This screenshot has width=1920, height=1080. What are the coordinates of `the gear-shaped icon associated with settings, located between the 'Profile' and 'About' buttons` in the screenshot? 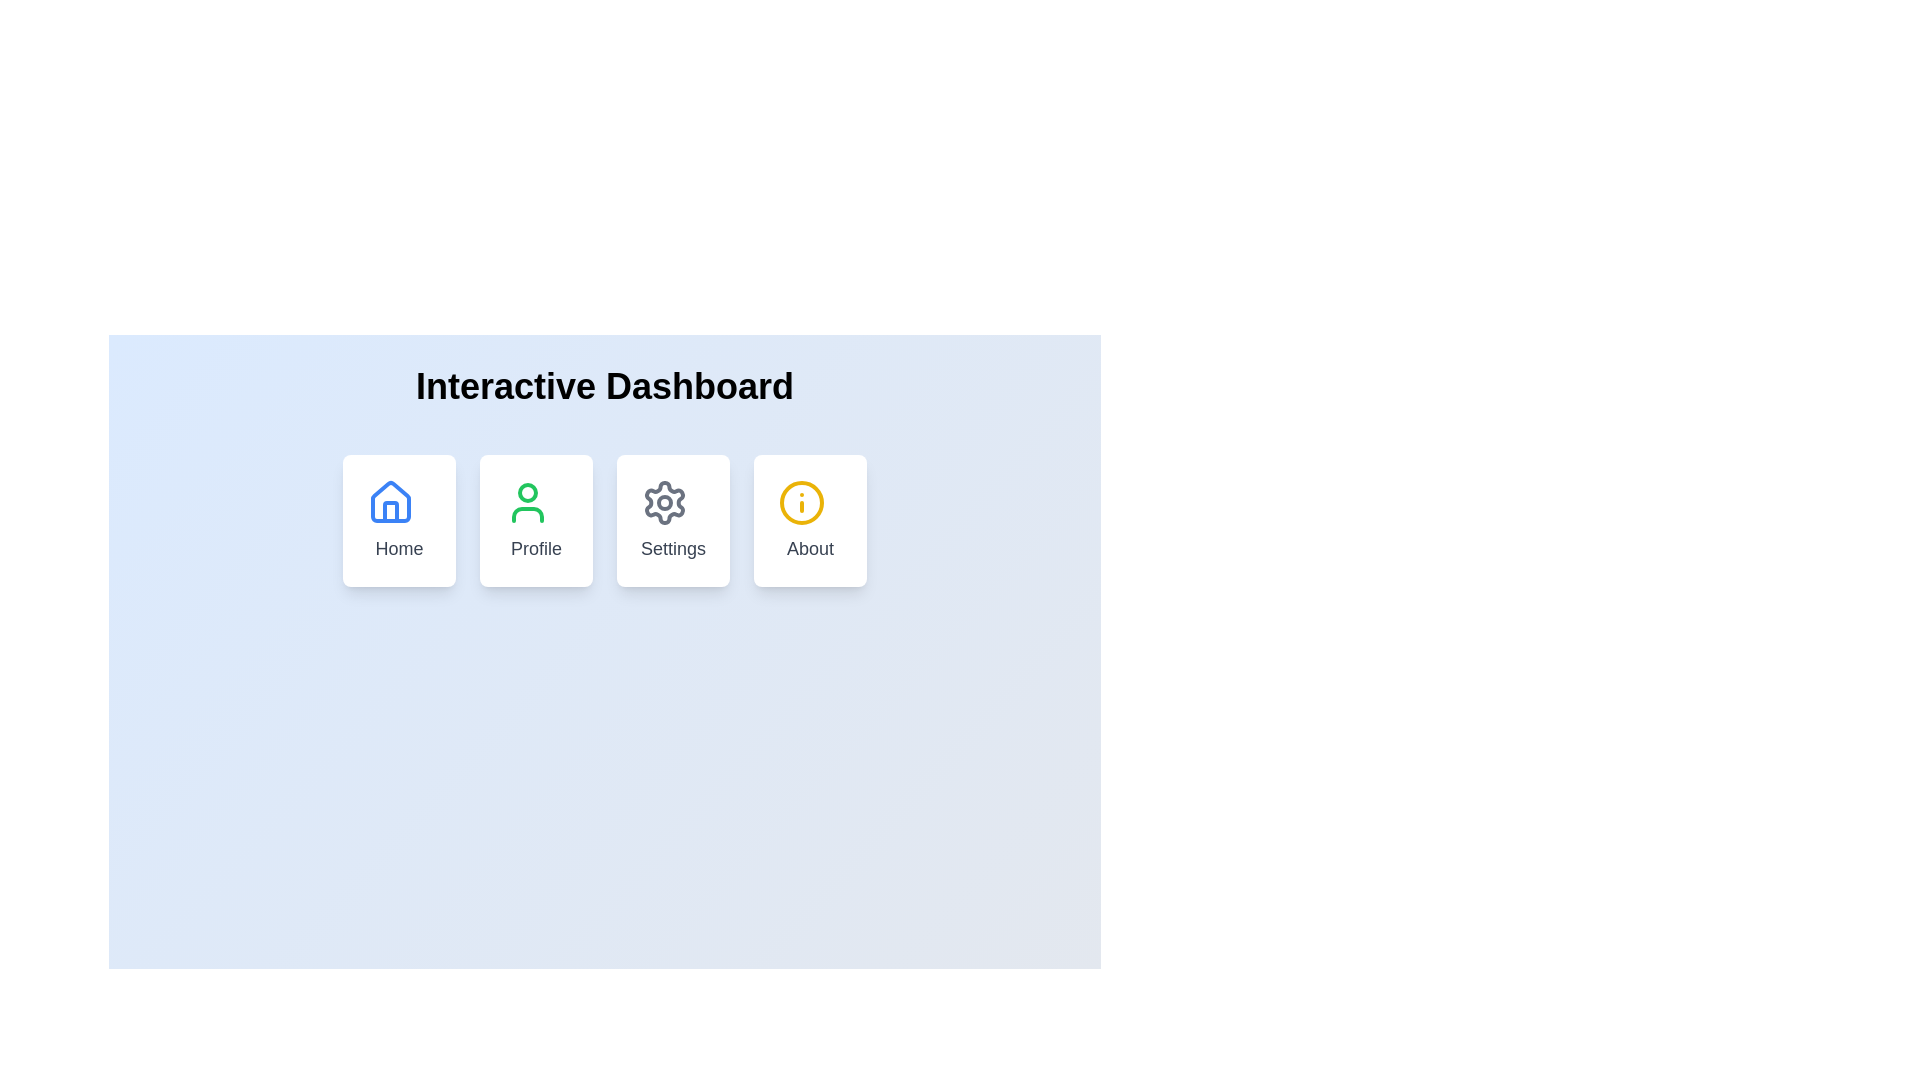 It's located at (665, 501).